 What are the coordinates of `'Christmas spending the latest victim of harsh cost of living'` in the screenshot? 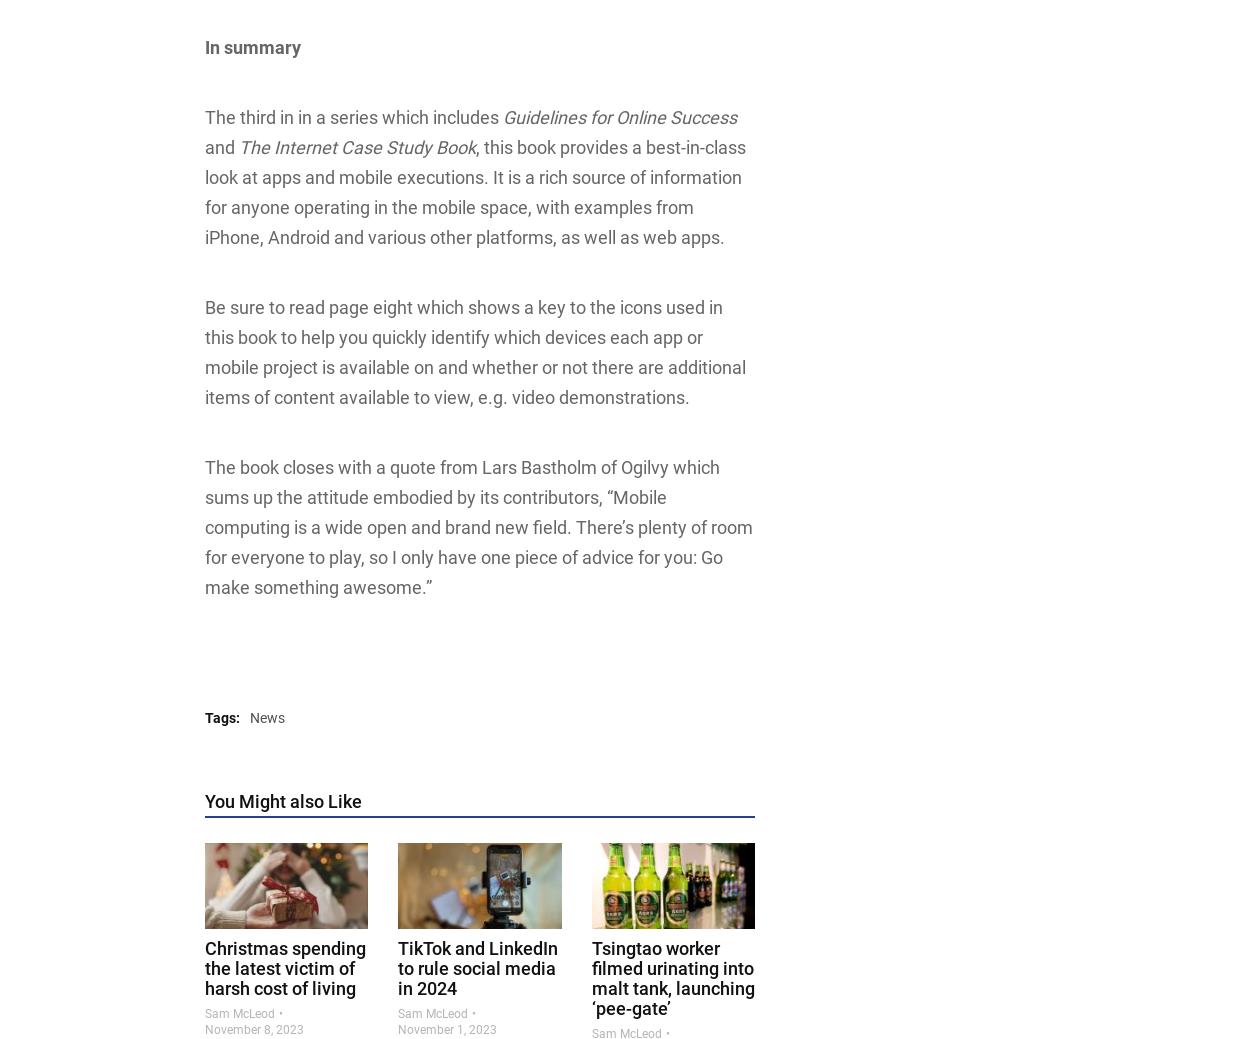 It's located at (285, 967).